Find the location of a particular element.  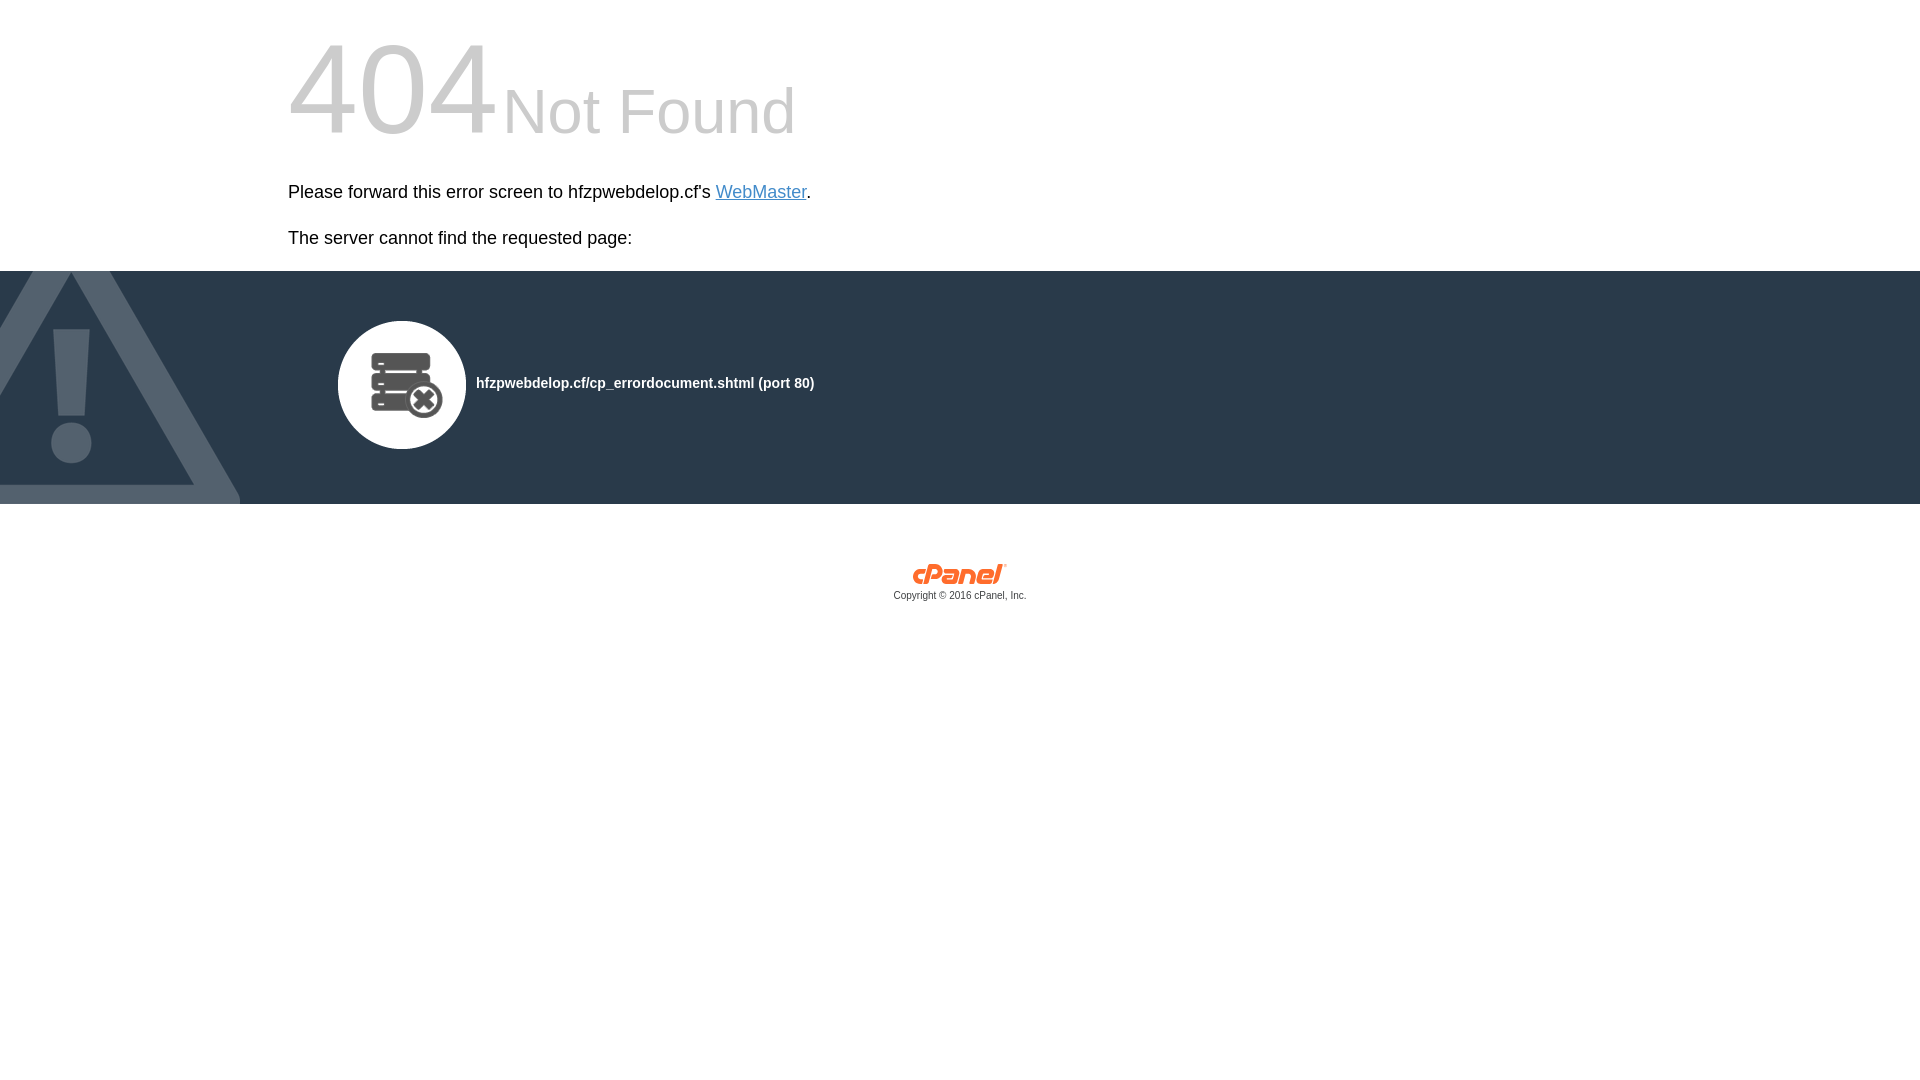

'WebMaster' is located at coordinates (760, 192).